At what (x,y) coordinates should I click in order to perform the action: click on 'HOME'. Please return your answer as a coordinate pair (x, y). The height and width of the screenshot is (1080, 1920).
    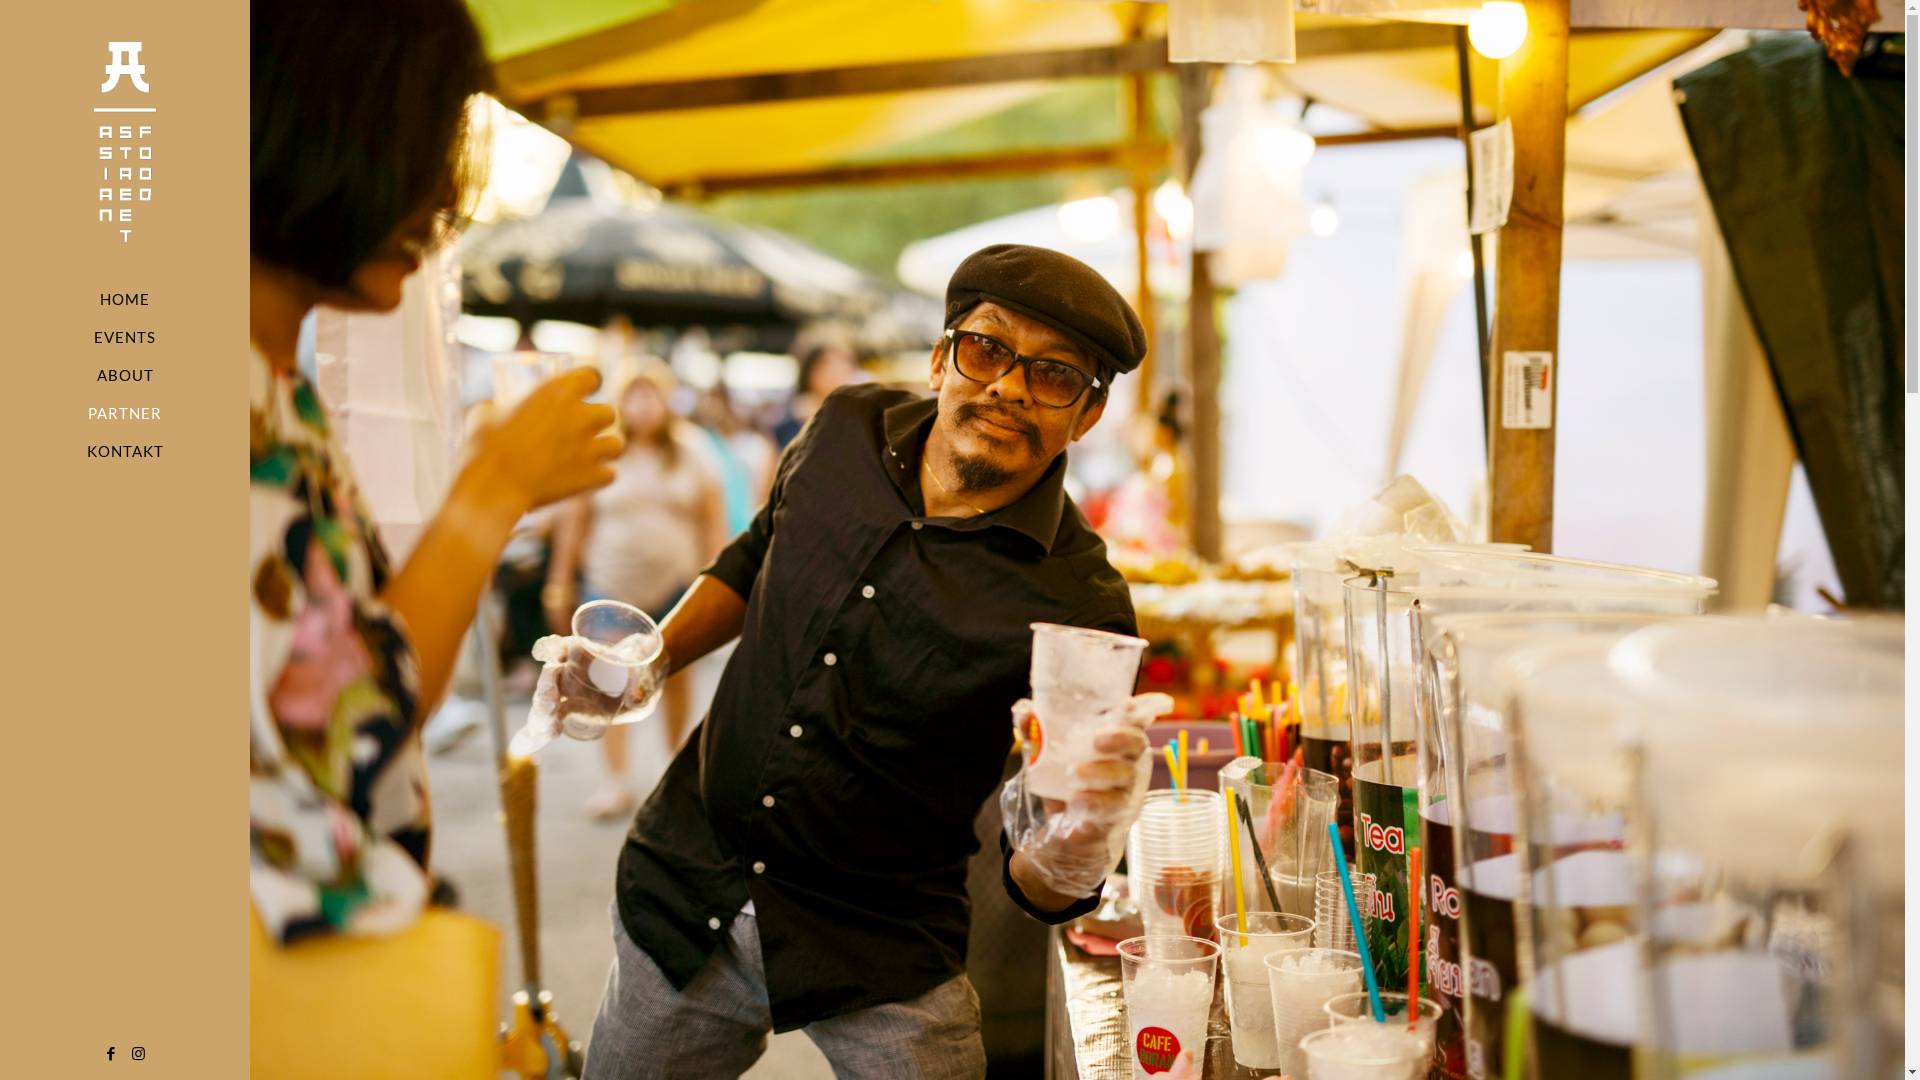
    Looking at the image, I should click on (123, 299).